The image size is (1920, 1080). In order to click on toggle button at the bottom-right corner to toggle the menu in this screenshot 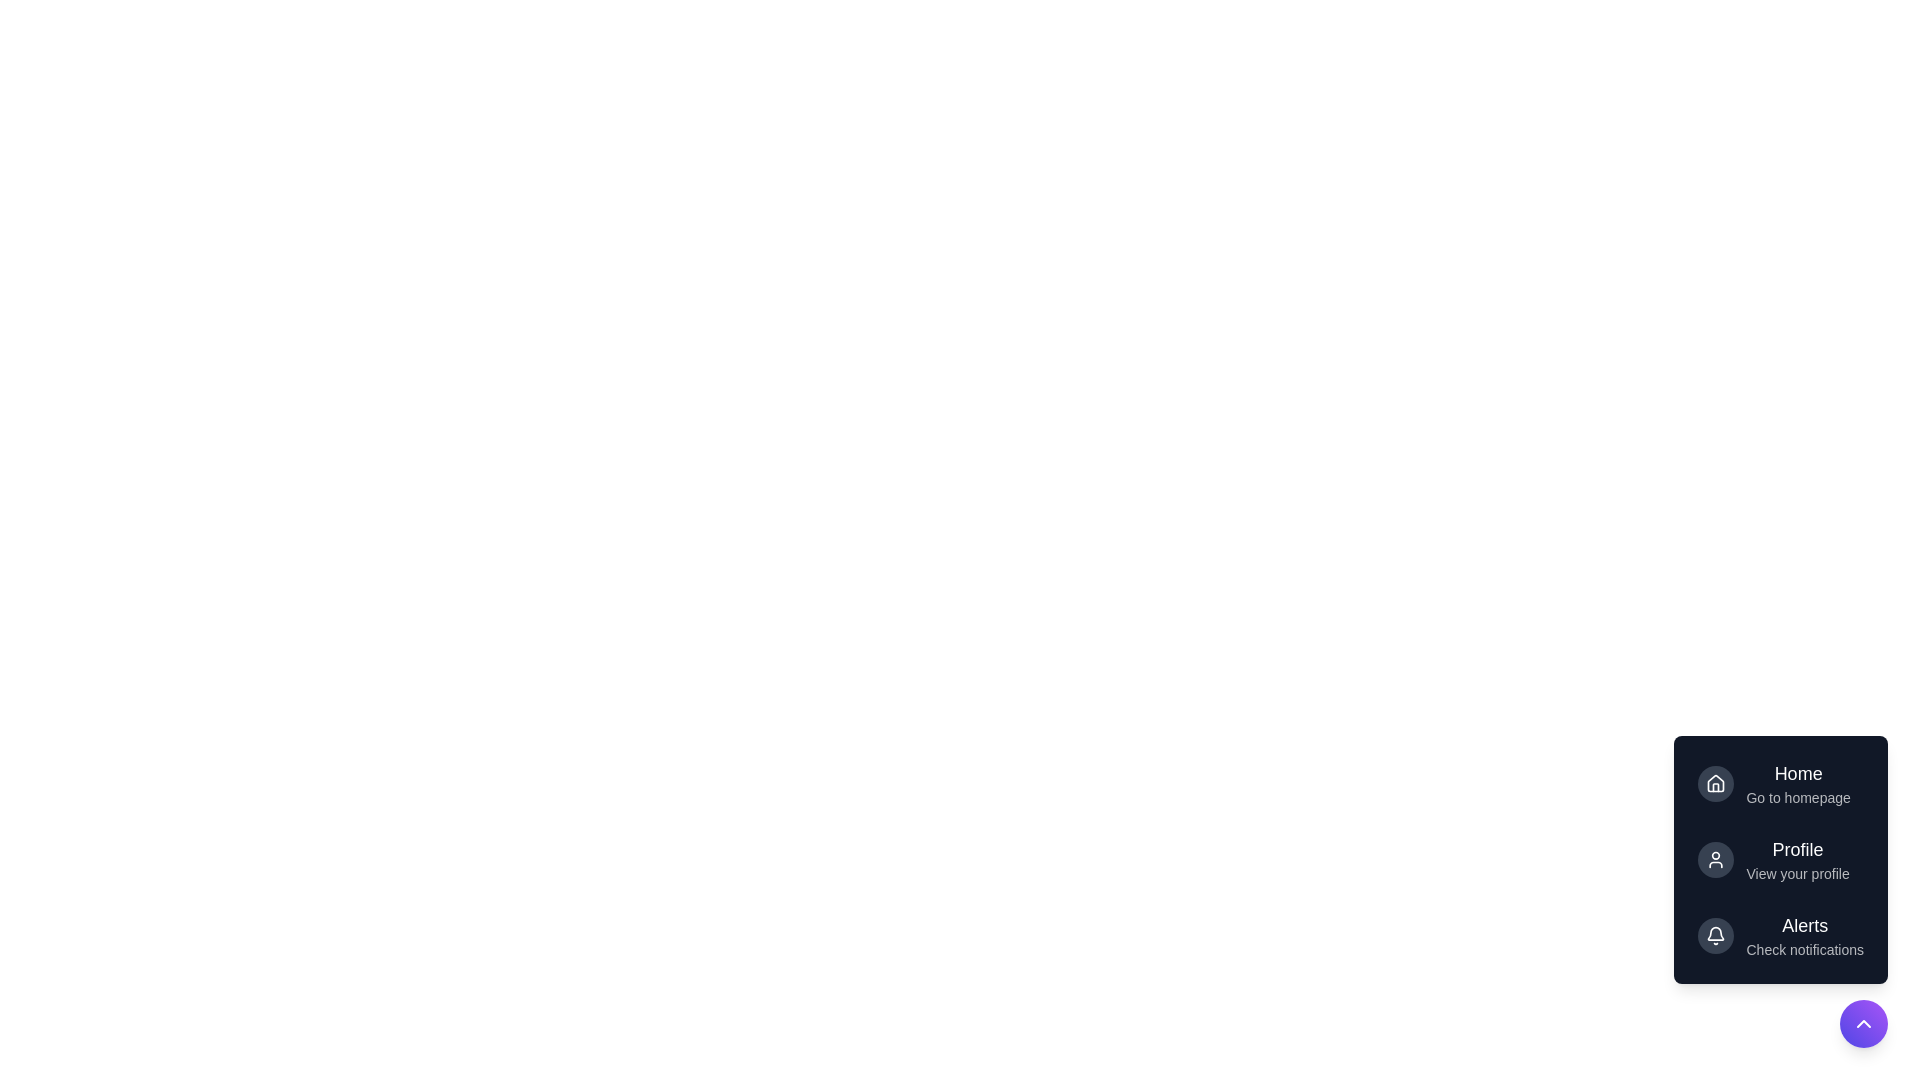, I will do `click(1862, 1023)`.